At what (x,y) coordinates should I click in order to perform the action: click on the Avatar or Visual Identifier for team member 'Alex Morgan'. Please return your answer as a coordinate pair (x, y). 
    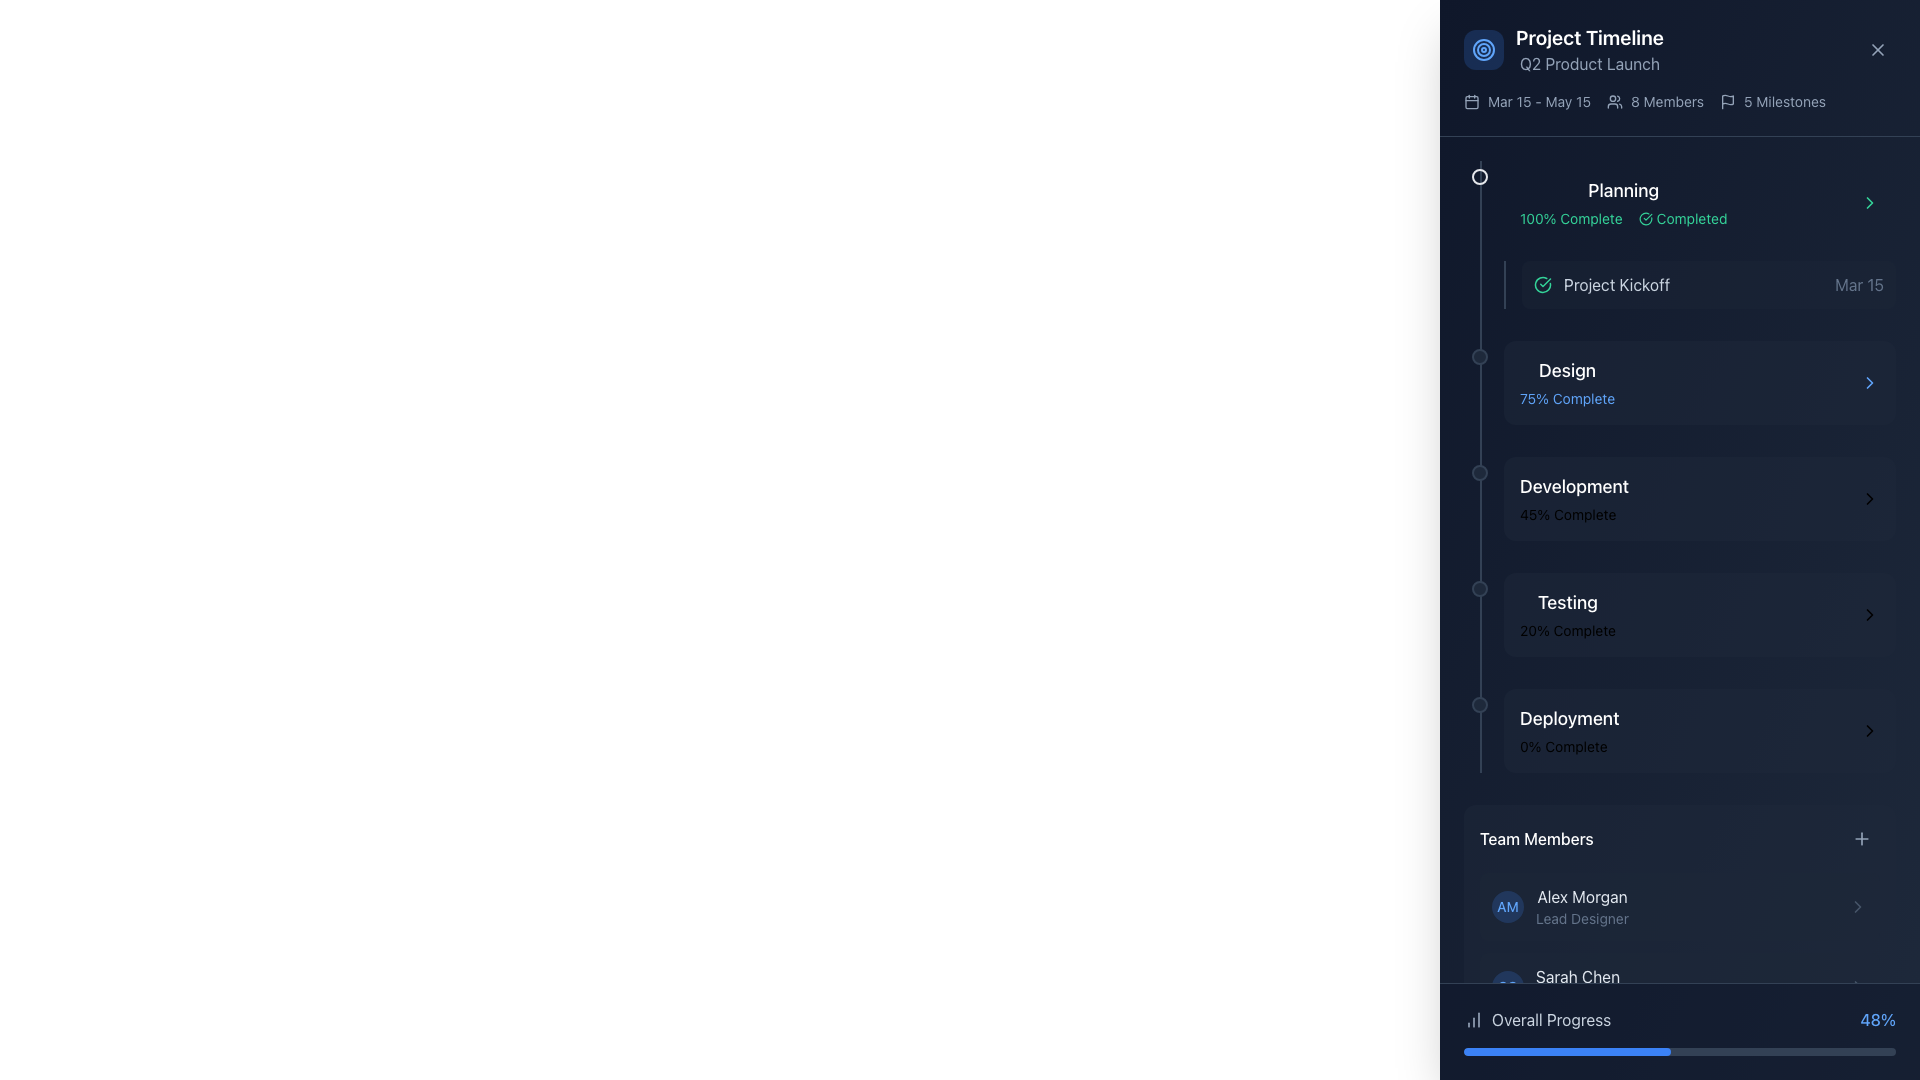
    Looking at the image, I should click on (1507, 906).